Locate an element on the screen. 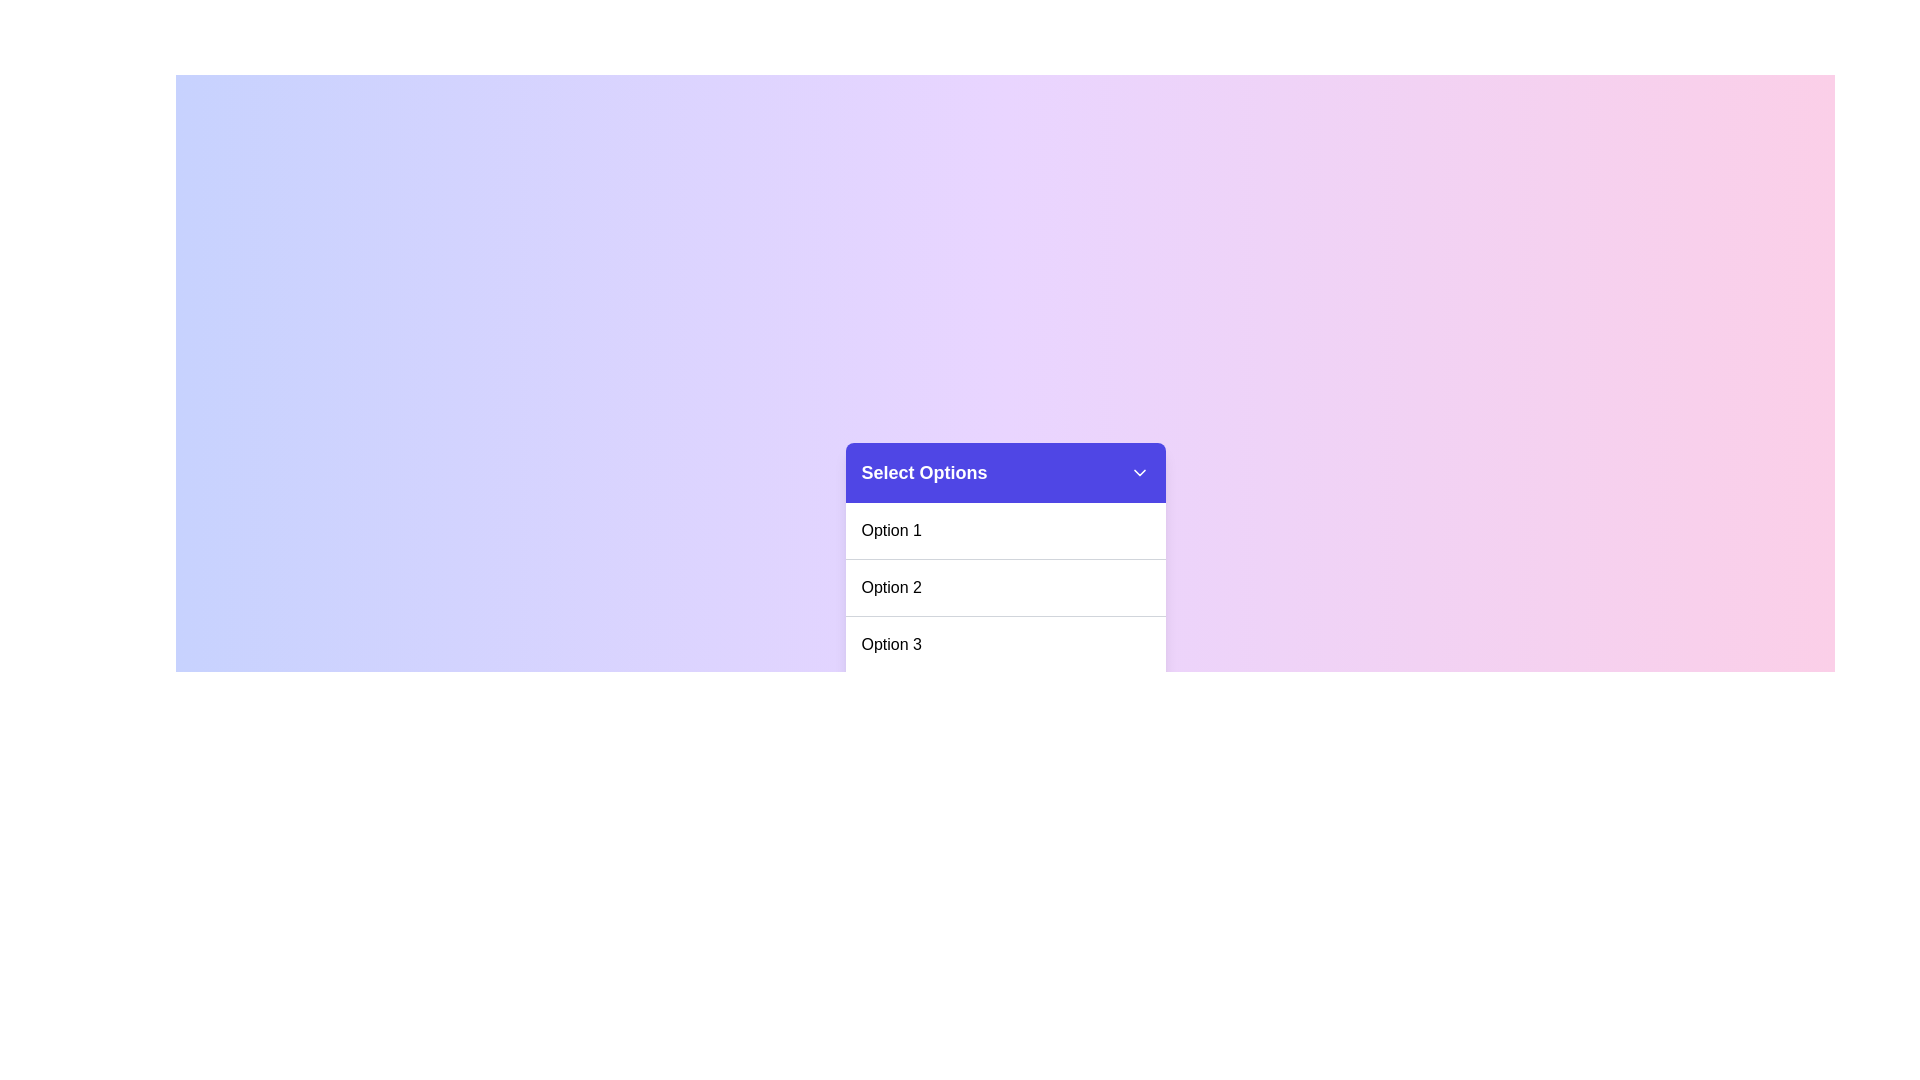 This screenshot has width=1920, height=1080. the 'Option 3' menu item in the dropdown list is located at coordinates (1005, 644).